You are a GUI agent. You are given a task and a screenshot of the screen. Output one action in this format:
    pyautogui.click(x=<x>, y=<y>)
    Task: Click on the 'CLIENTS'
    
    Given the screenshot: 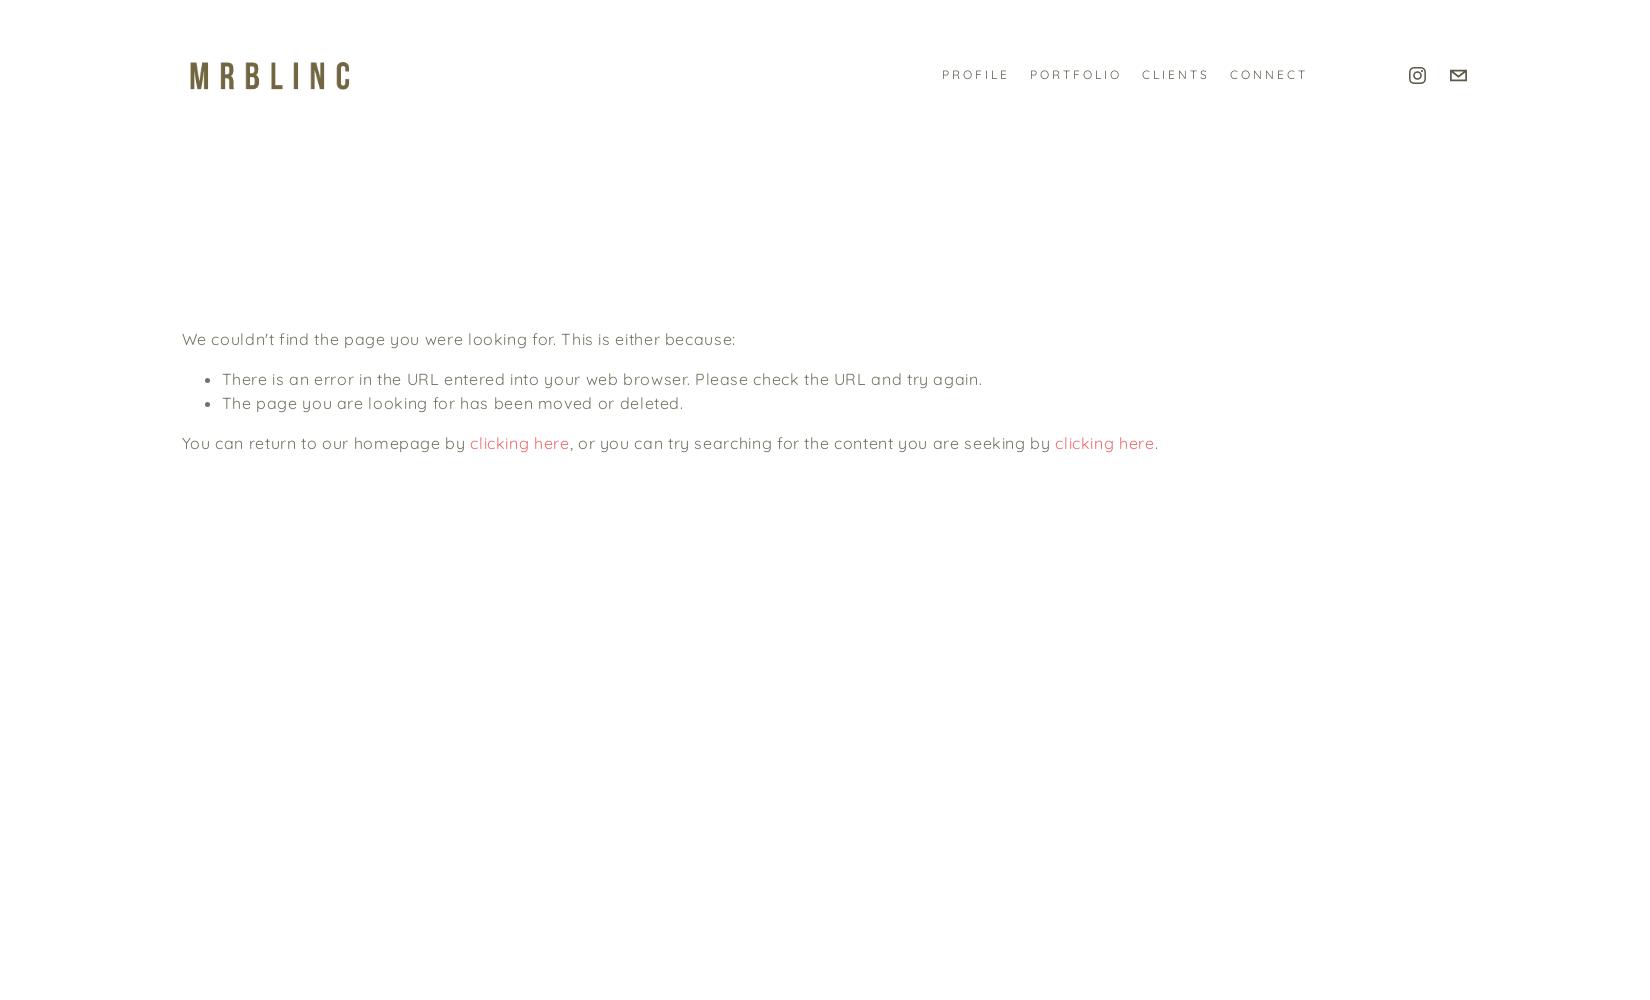 What is the action you would take?
    pyautogui.click(x=1140, y=73)
    